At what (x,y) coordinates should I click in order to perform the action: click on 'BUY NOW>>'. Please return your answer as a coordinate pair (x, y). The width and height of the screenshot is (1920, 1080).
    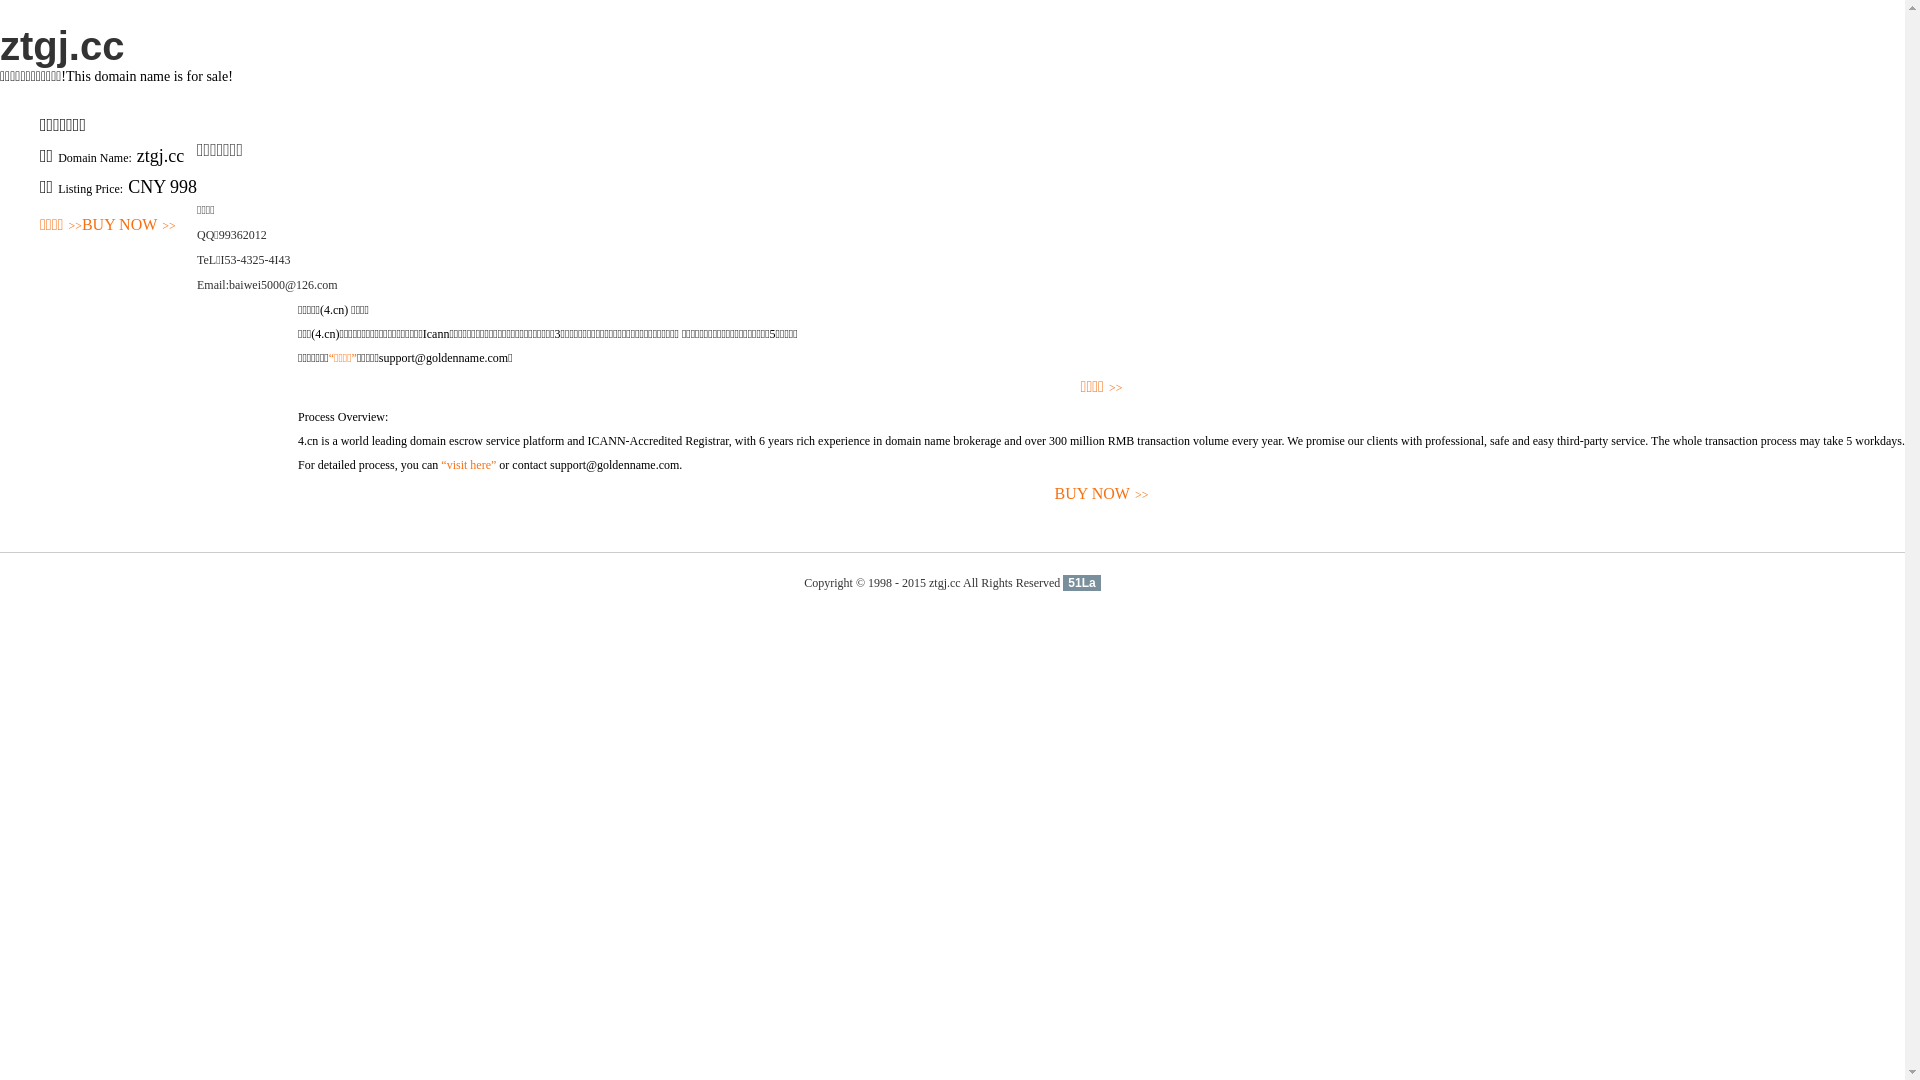
    Looking at the image, I should click on (128, 225).